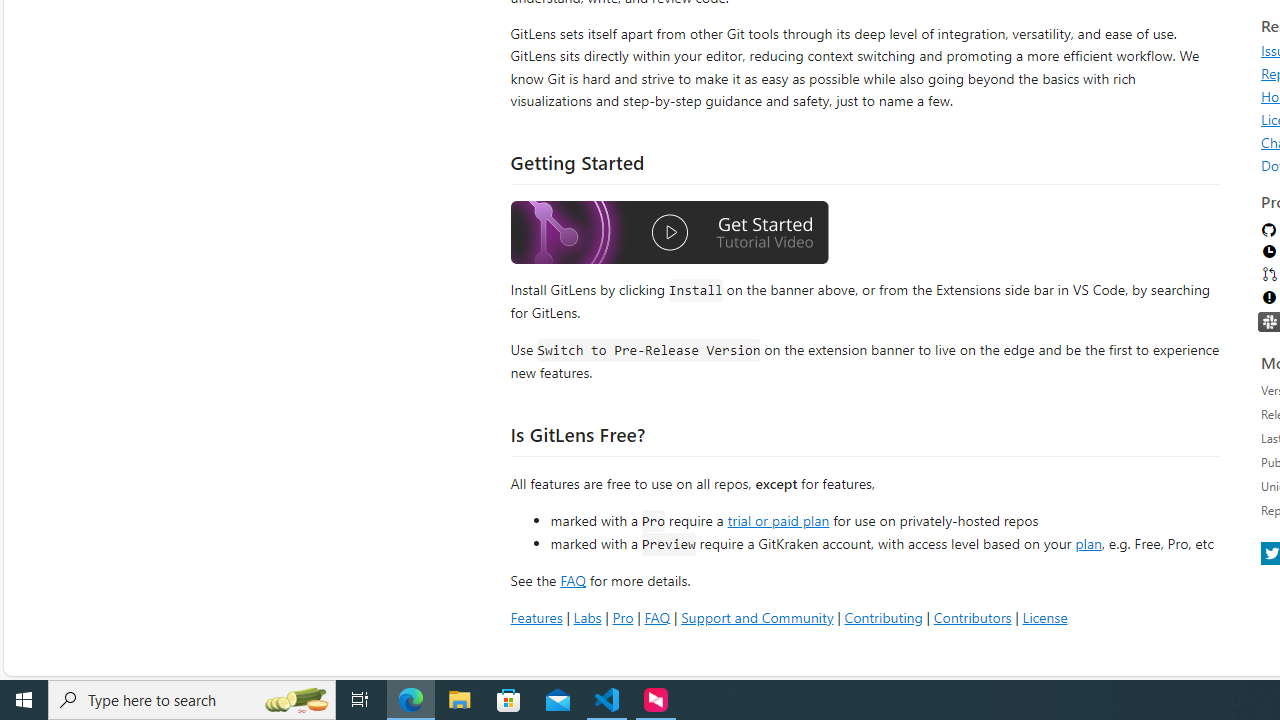 The width and height of the screenshot is (1280, 720). I want to click on 'FAQ', so click(657, 616).